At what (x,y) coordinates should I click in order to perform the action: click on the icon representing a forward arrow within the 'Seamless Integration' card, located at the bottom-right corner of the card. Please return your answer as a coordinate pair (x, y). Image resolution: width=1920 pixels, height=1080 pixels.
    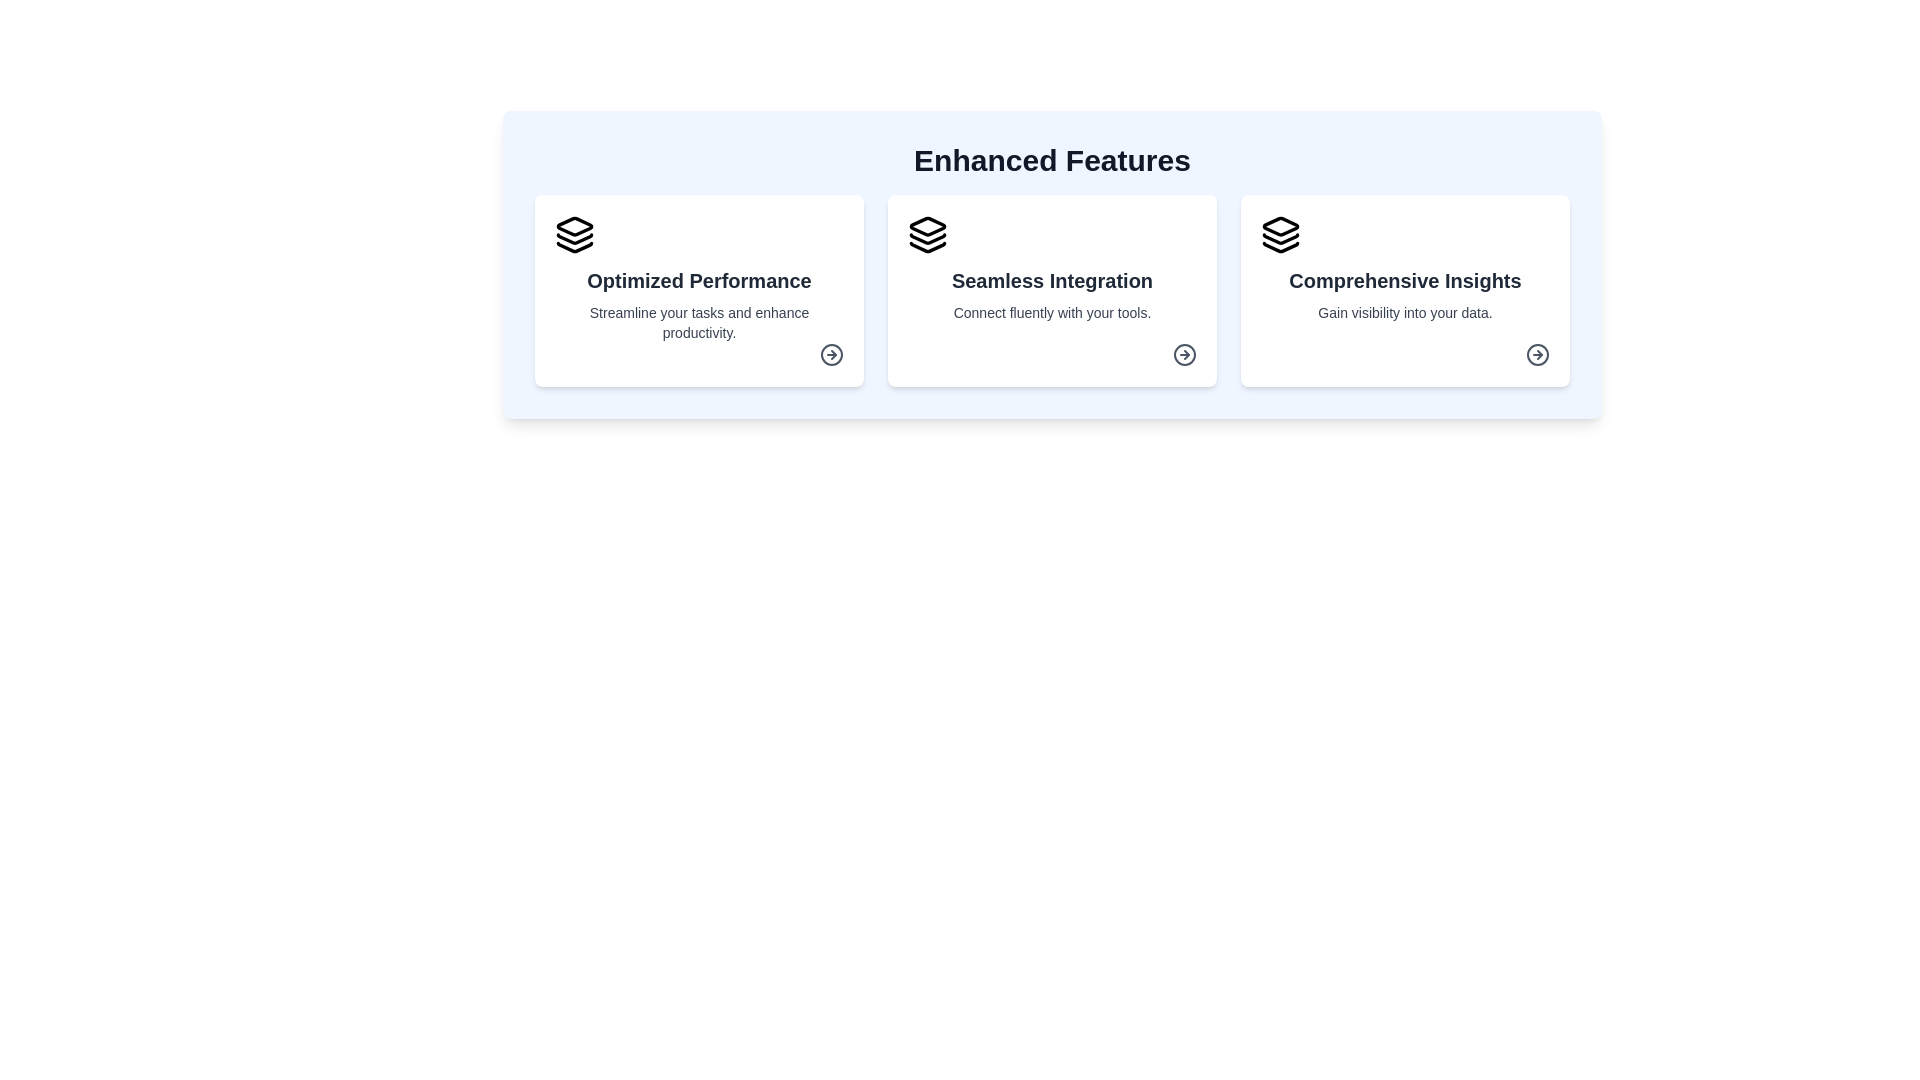
    Looking at the image, I should click on (1185, 353).